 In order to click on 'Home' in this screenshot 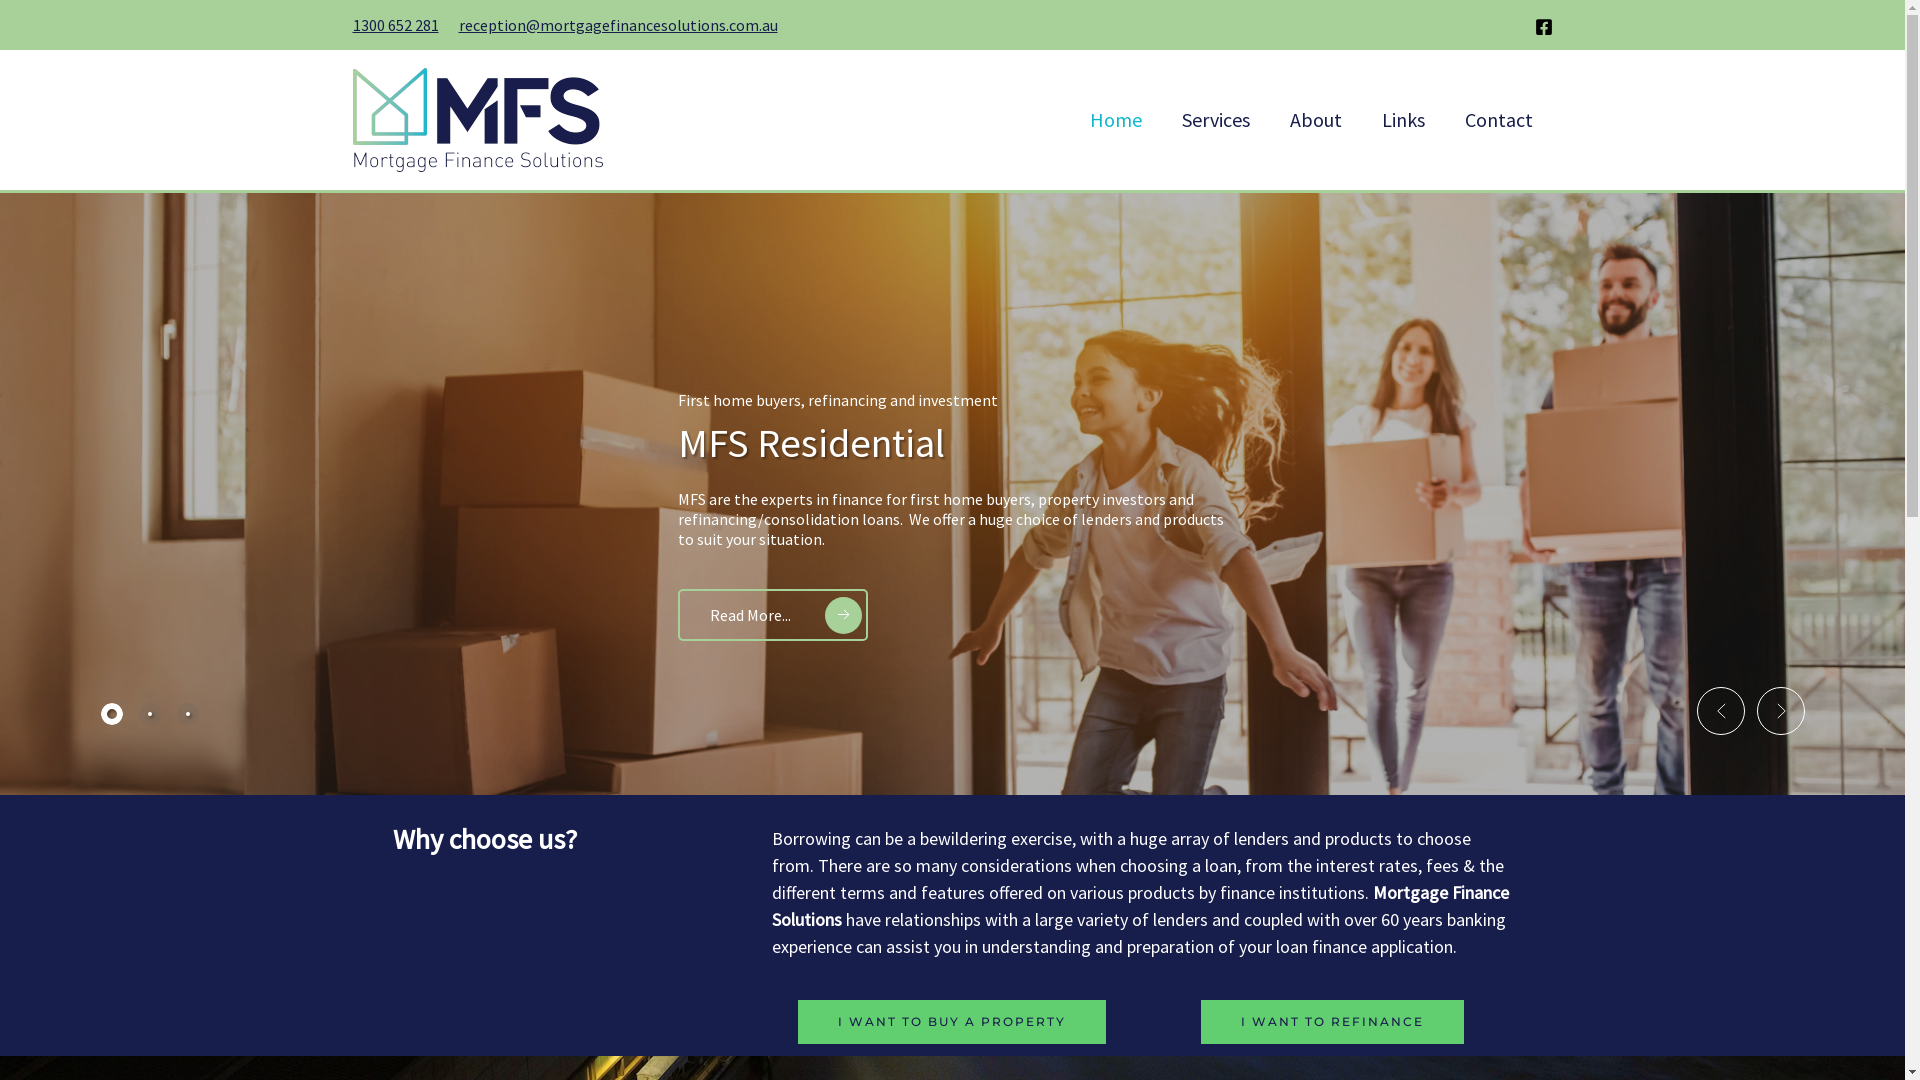, I will do `click(1115, 119)`.